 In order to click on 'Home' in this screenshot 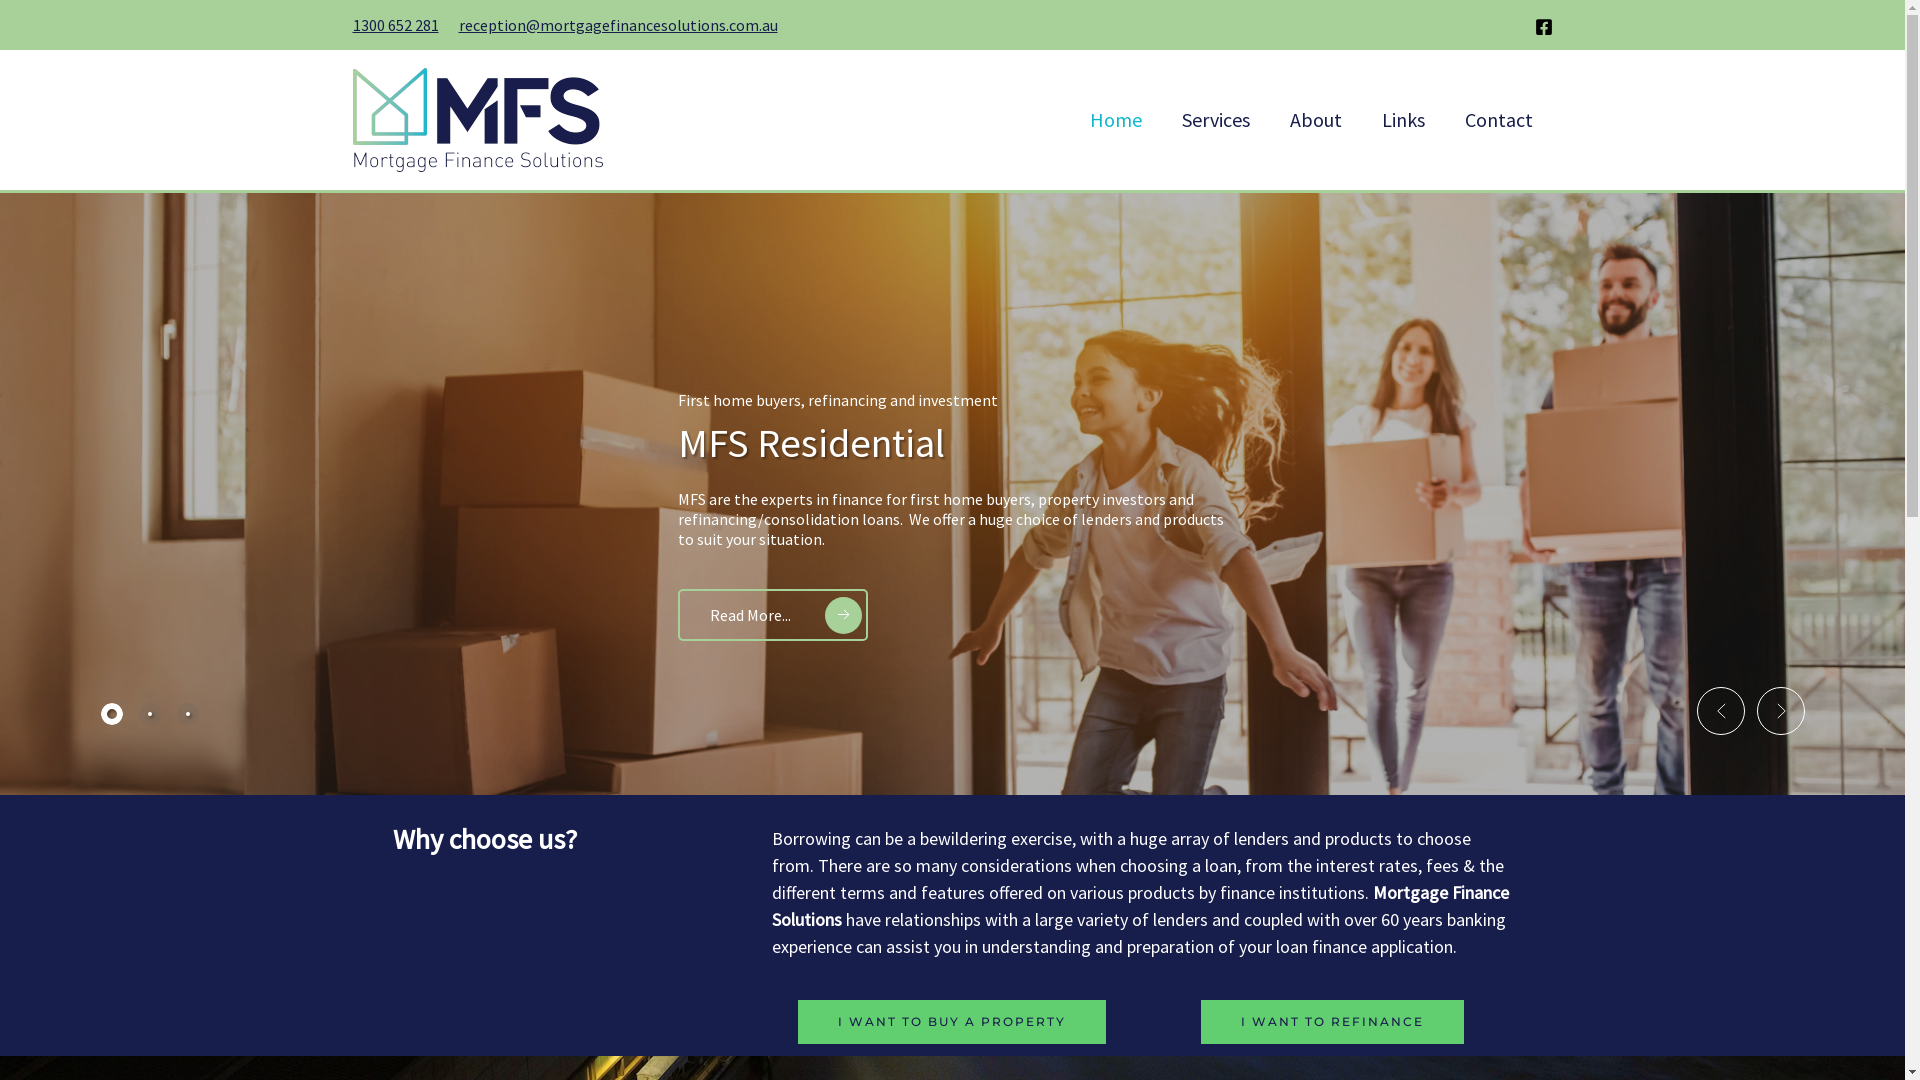, I will do `click(1115, 119)`.